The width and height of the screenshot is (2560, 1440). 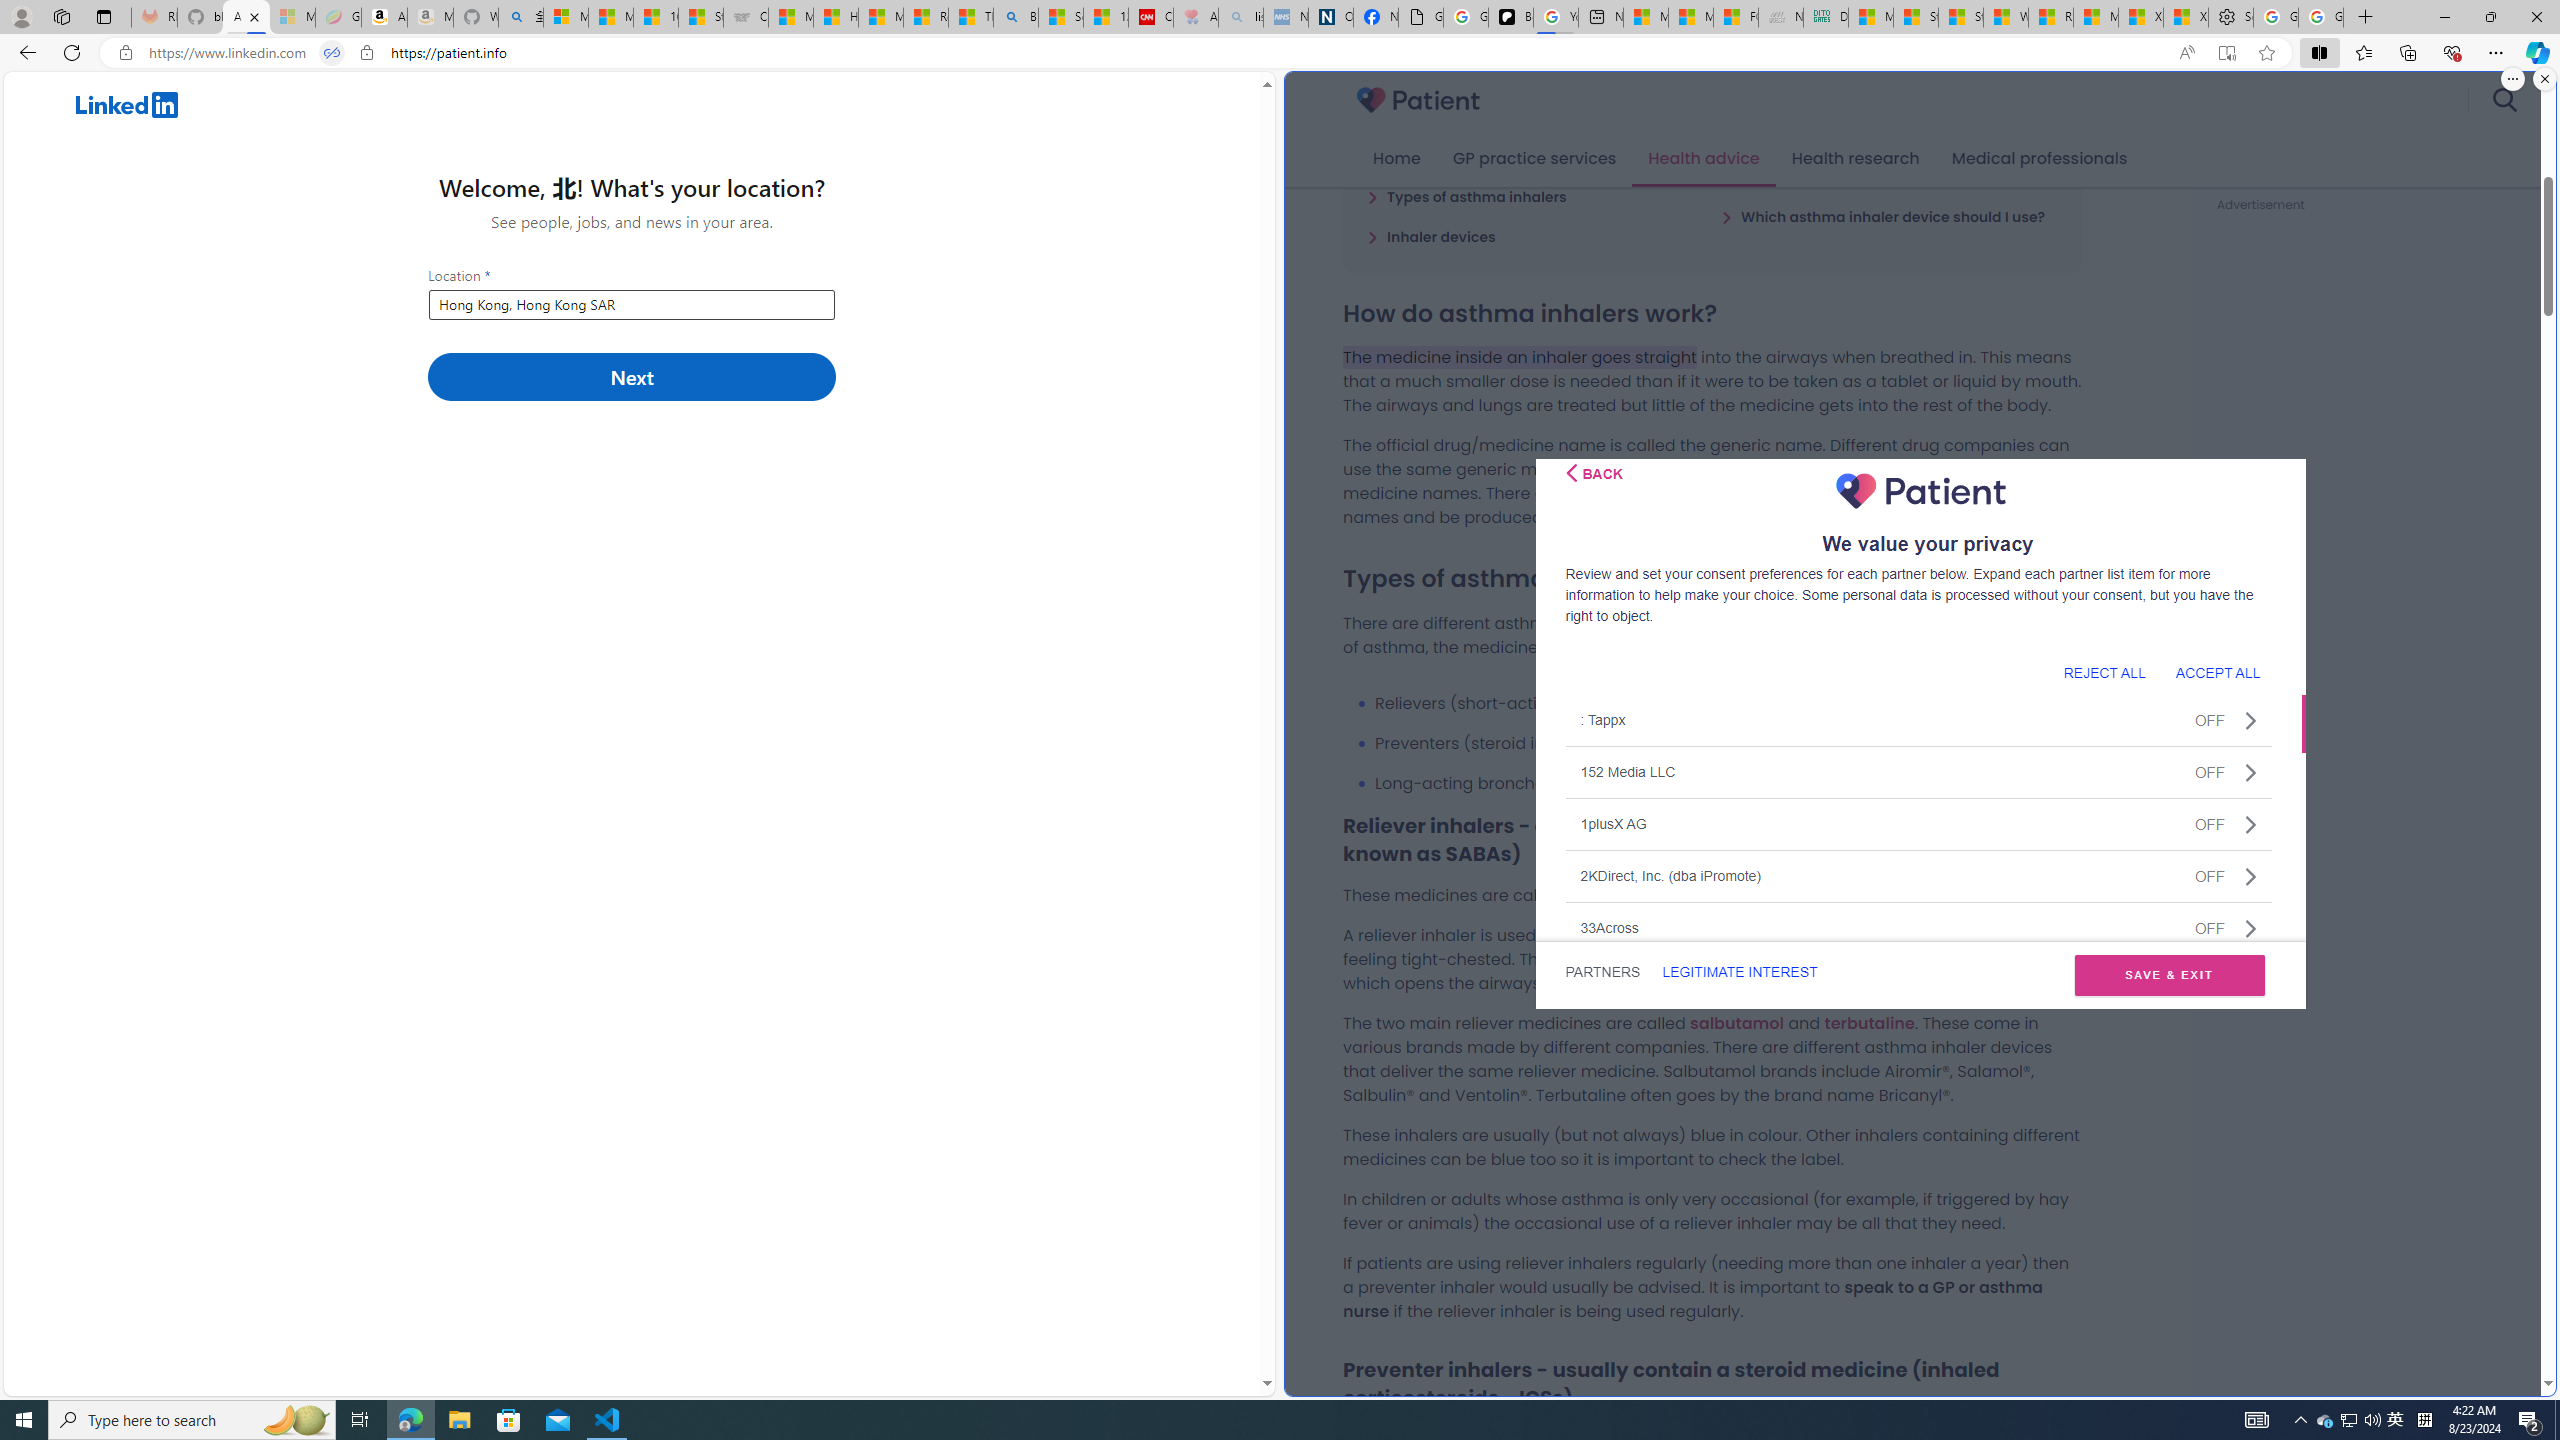 I want to click on 'Favorites', so click(x=2364, y=51).